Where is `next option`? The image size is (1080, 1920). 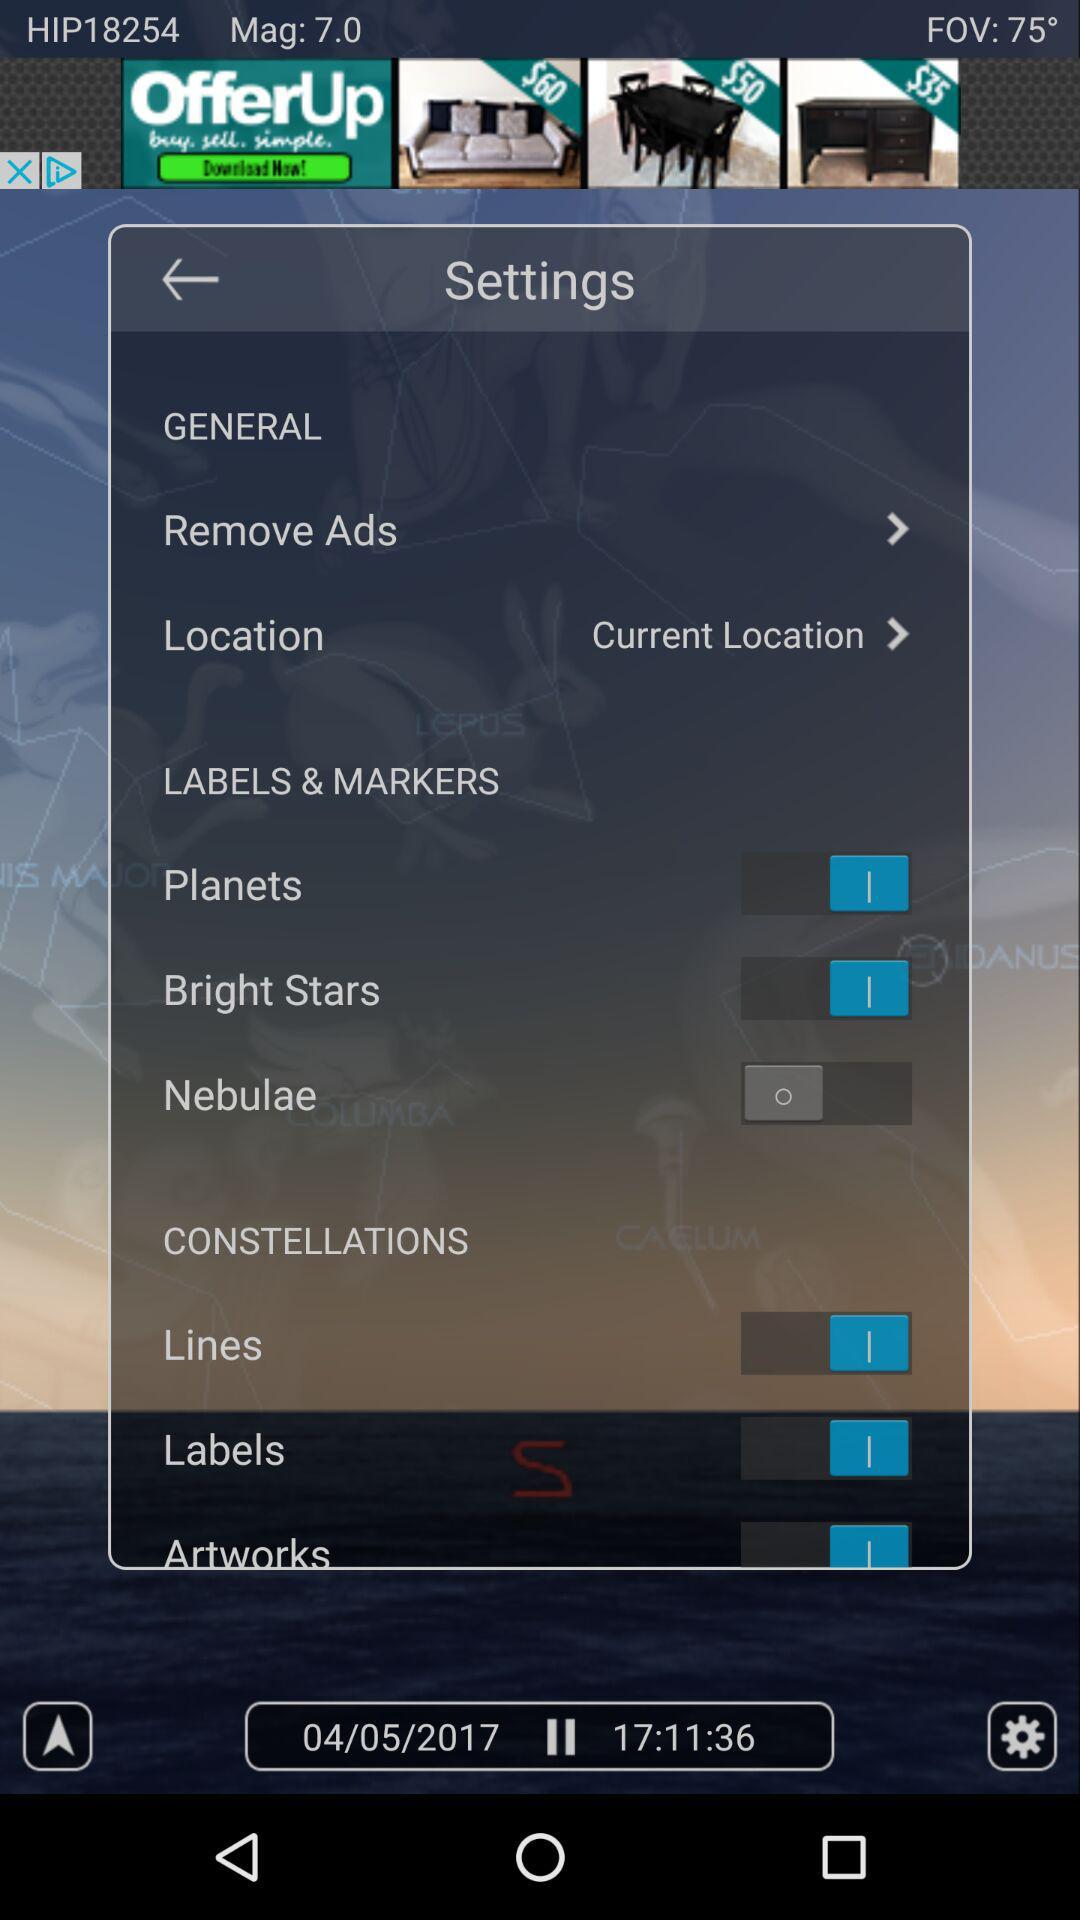 next option is located at coordinates (895, 632).